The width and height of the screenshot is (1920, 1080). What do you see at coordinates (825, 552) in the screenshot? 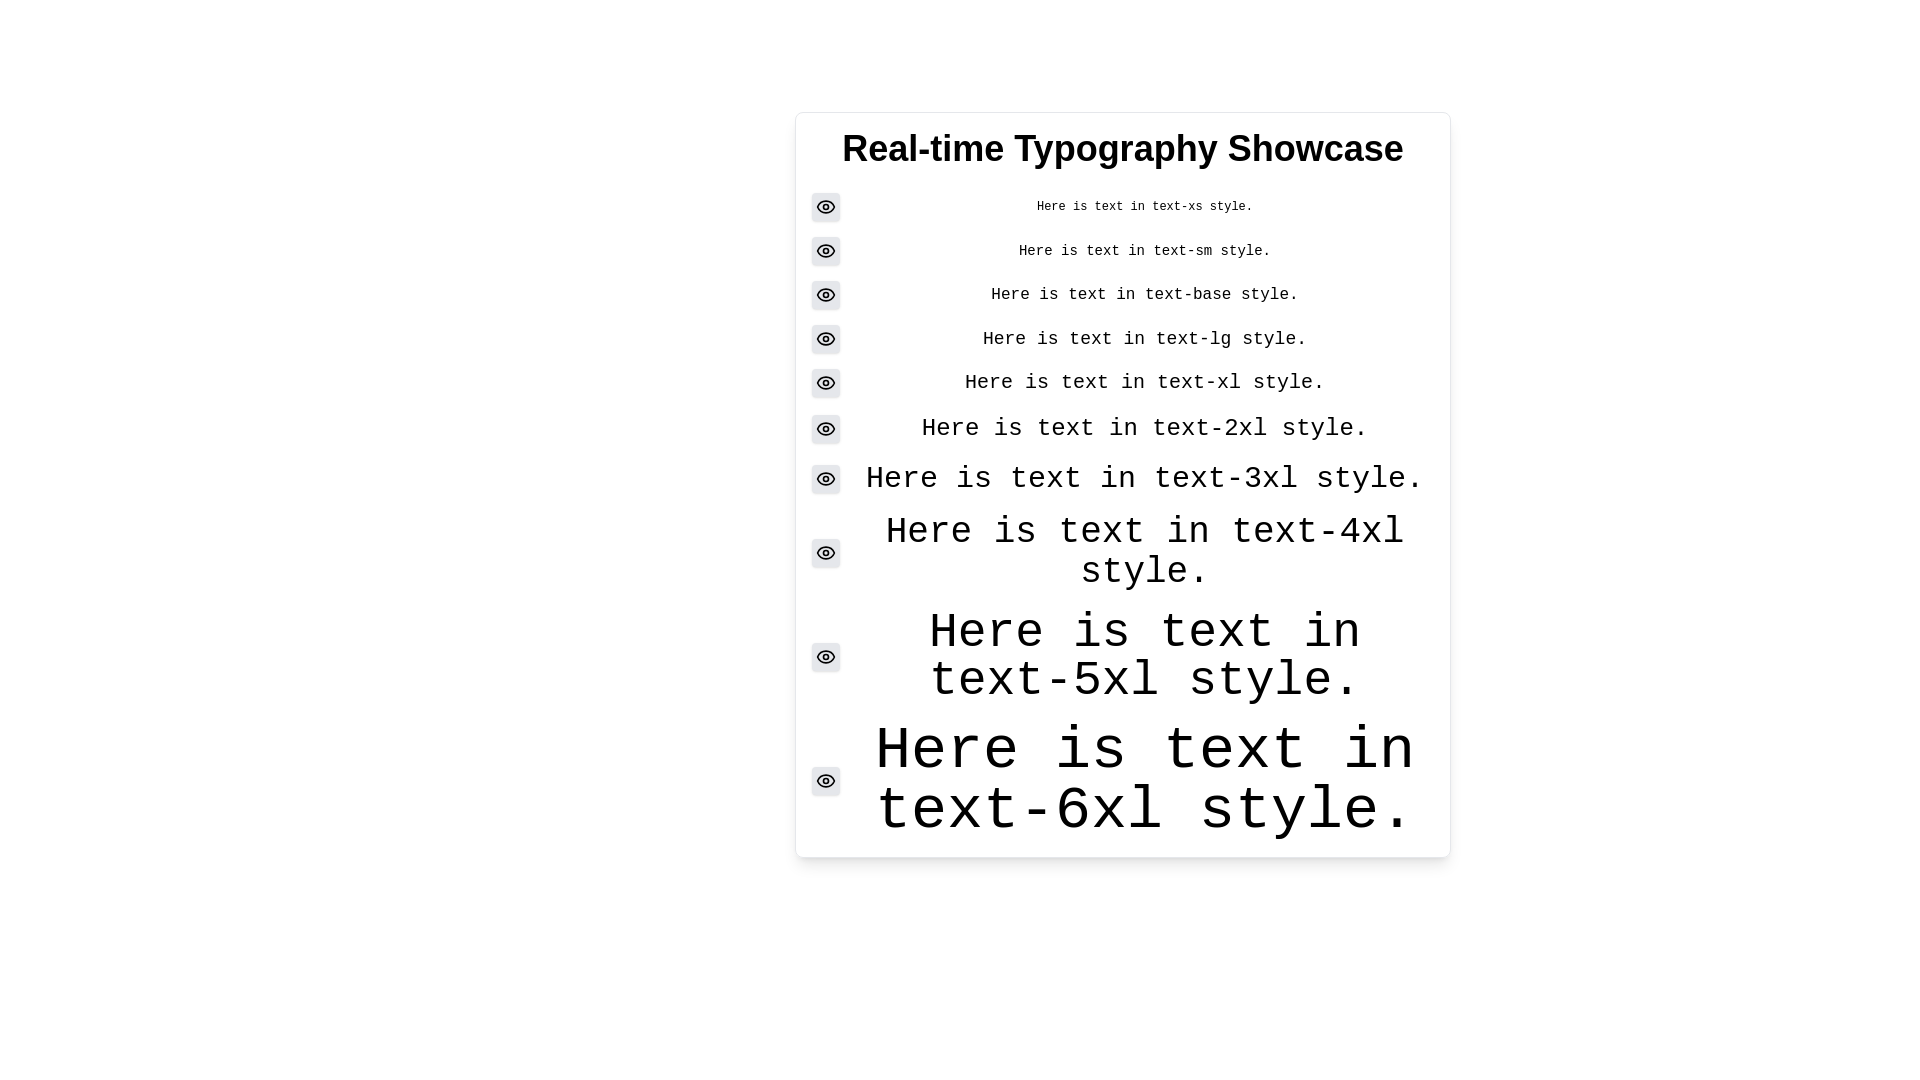
I see `the first eye-shaped icon in the vertical icon group next to the text styled as 'text-4xl'` at bounding box center [825, 552].